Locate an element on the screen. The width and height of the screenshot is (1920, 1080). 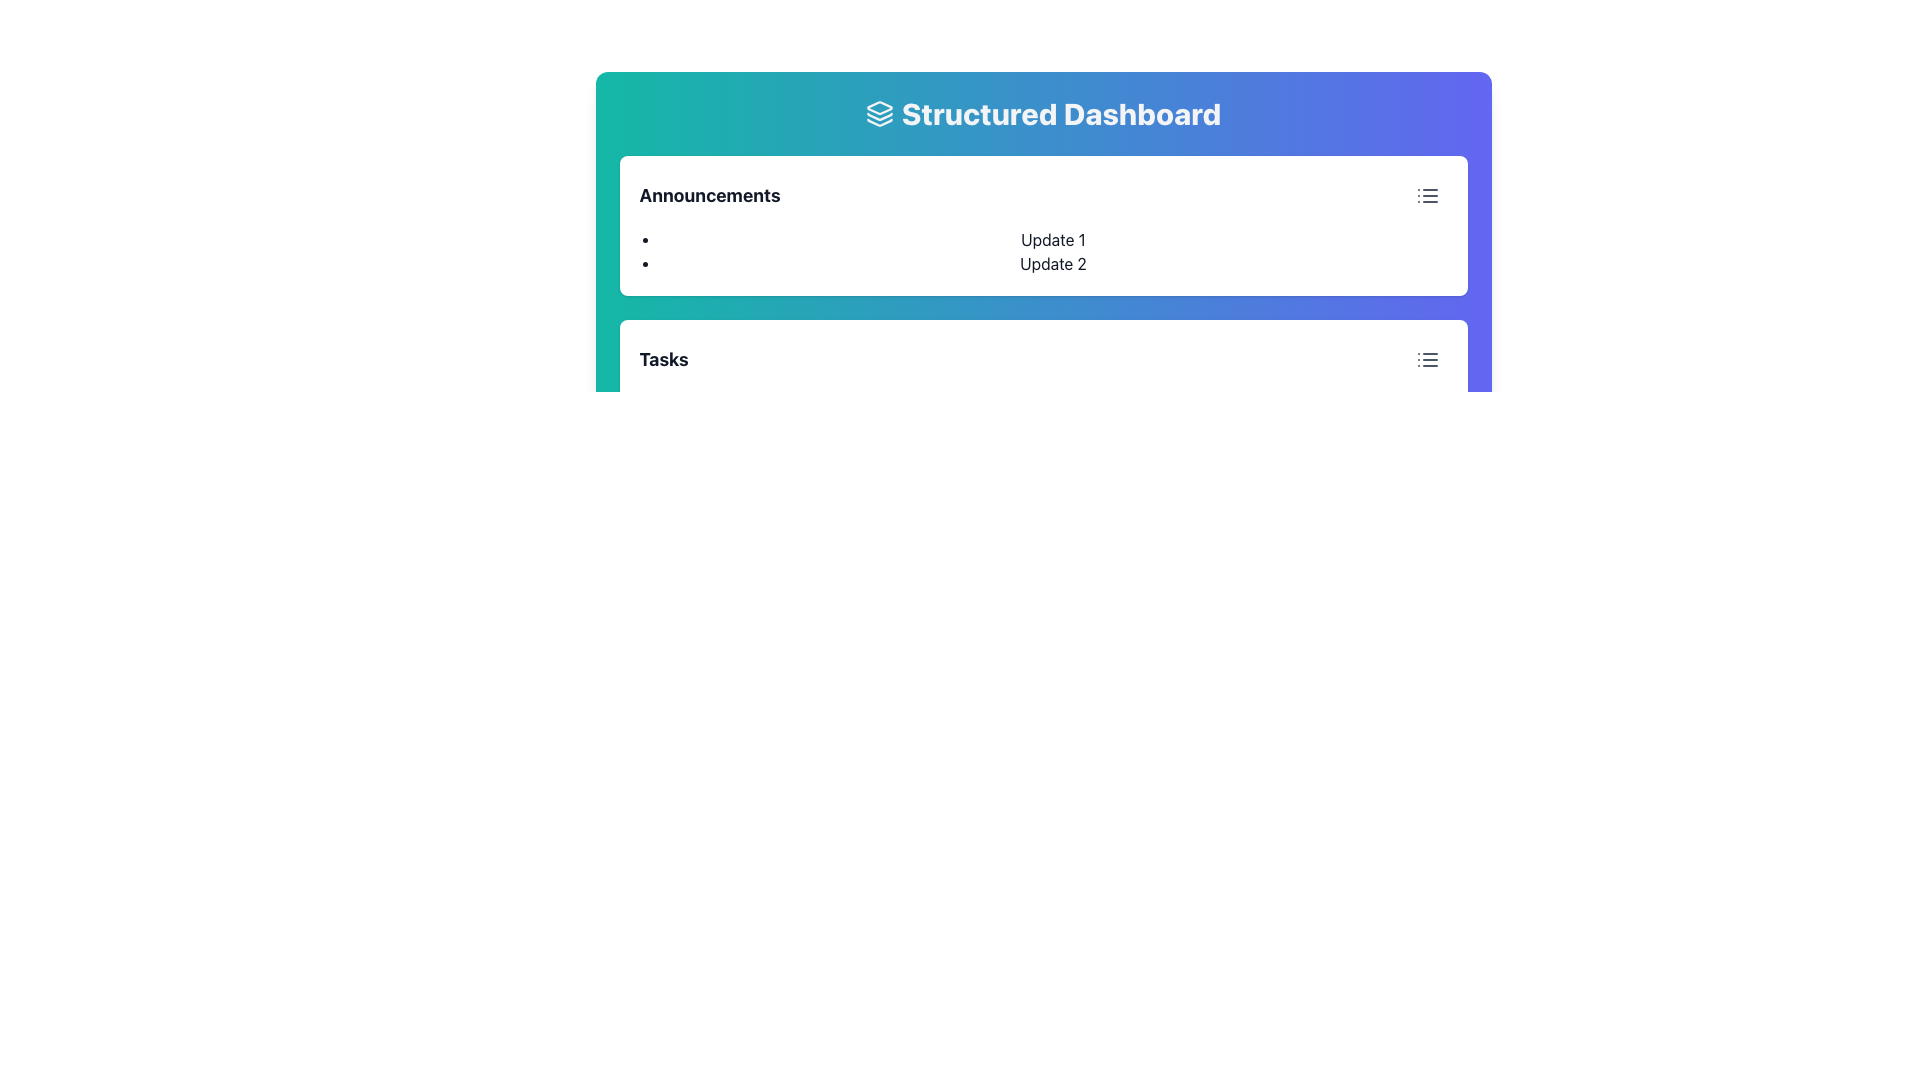
the circular gray button with a list icon on the right edge of the row labeled 'Announcements' is located at coordinates (1426, 196).